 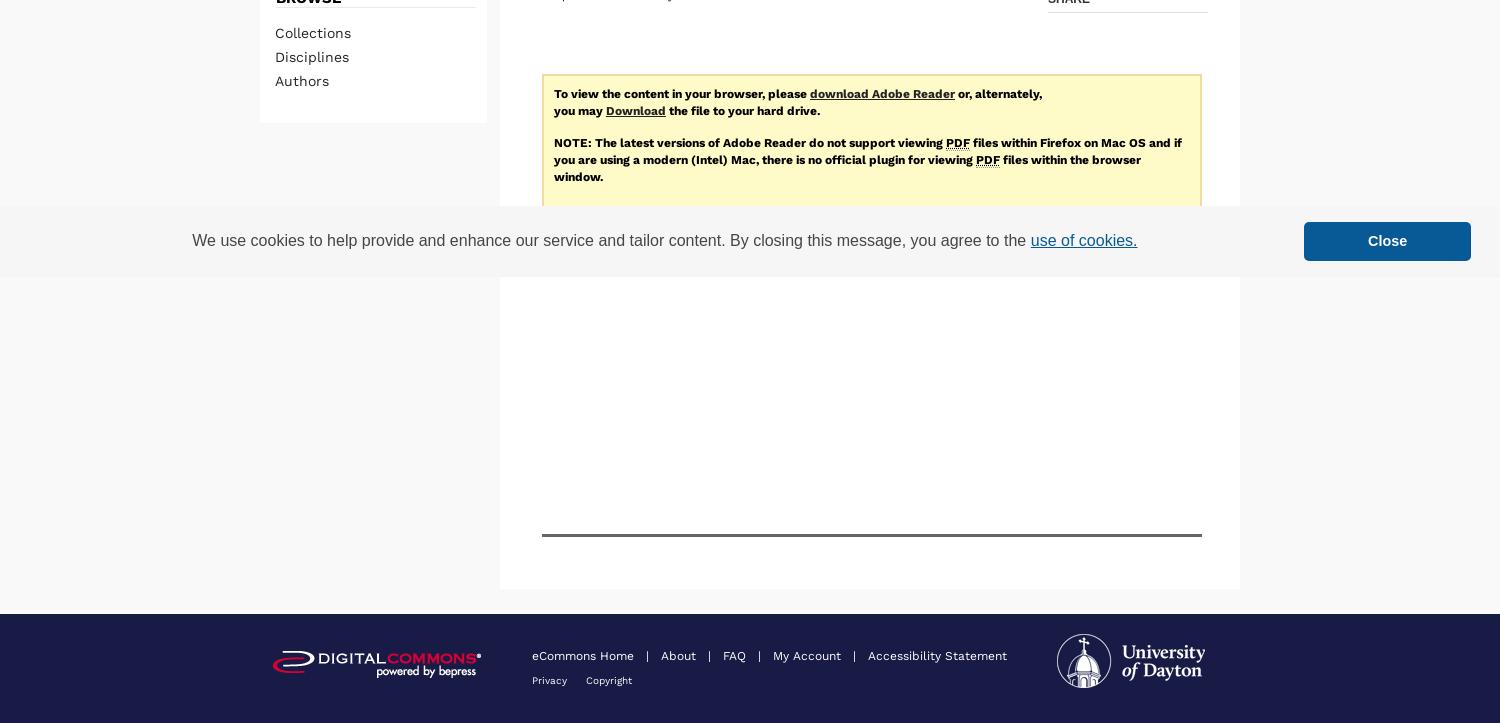 I want to click on 'eCommons Home', so click(x=584, y=653).